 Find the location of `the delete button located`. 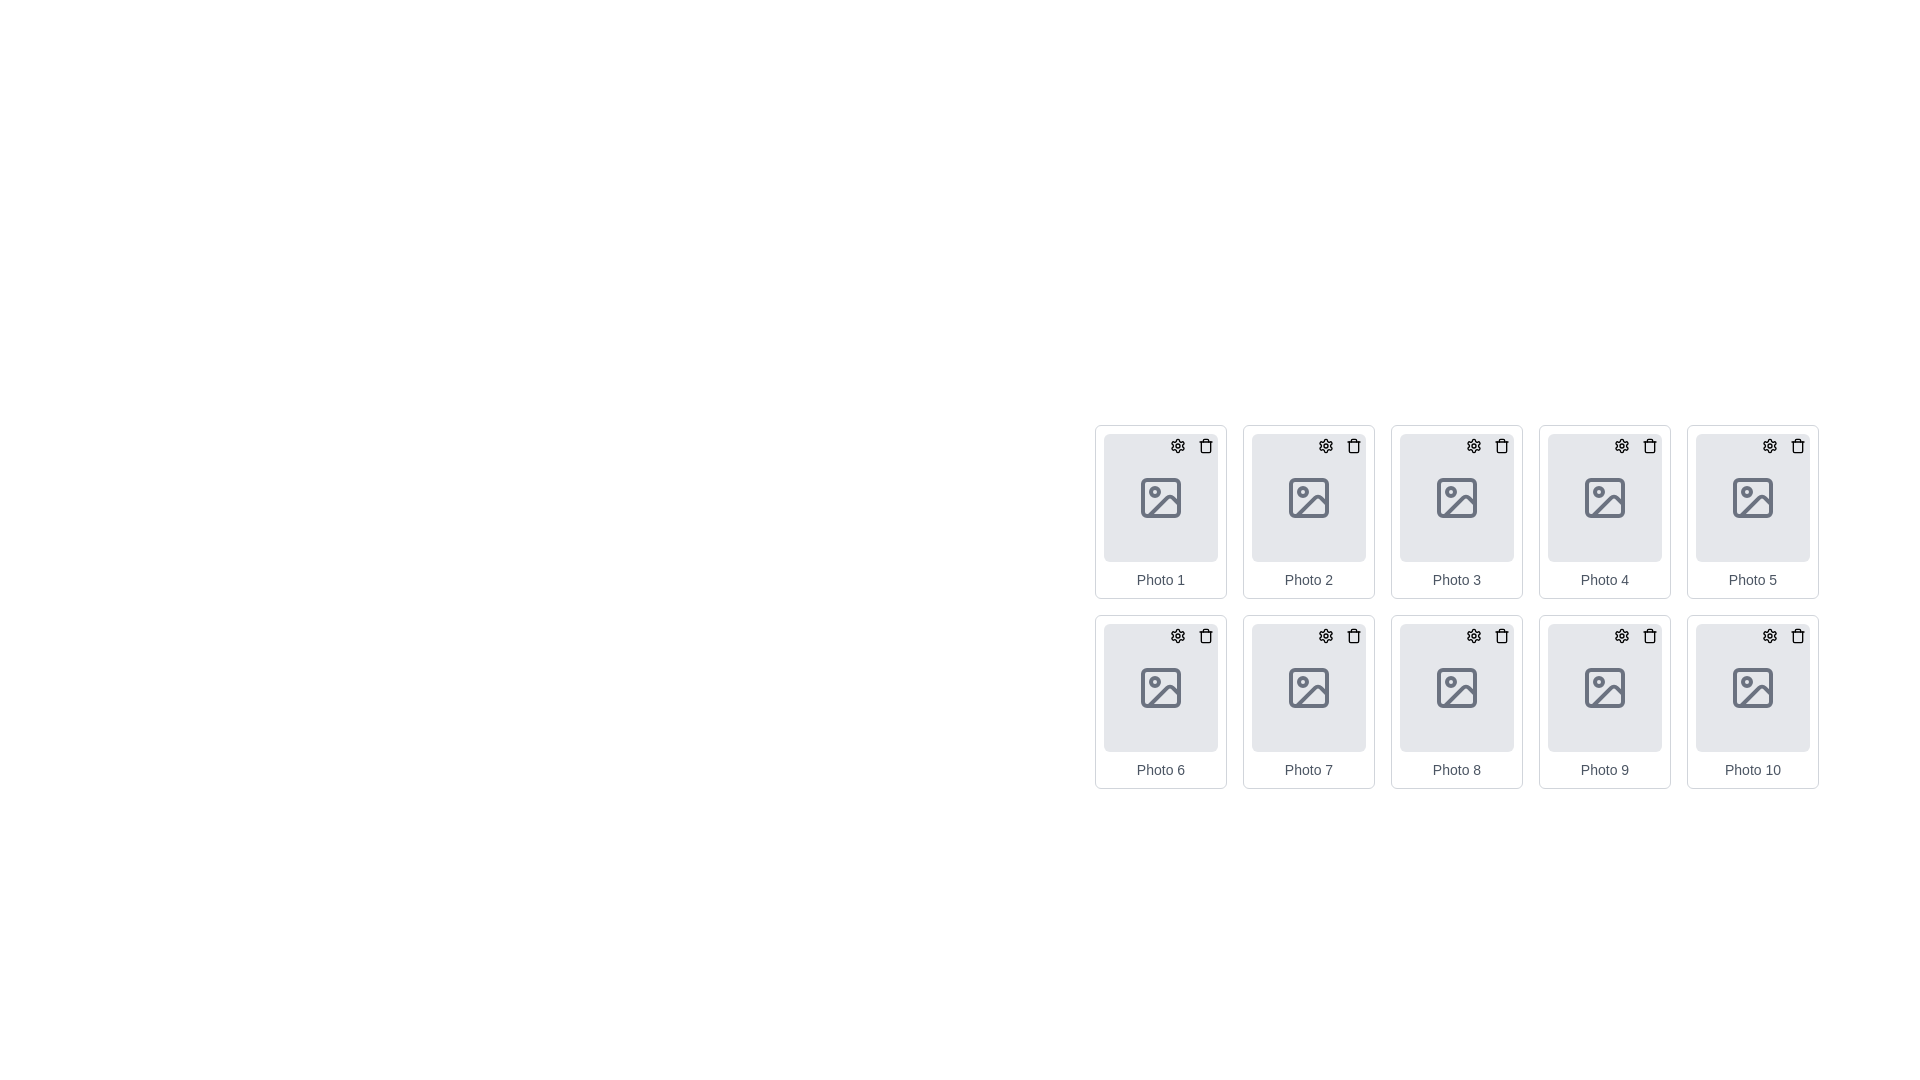

the delete button located is located at coordinates (1502, 445).